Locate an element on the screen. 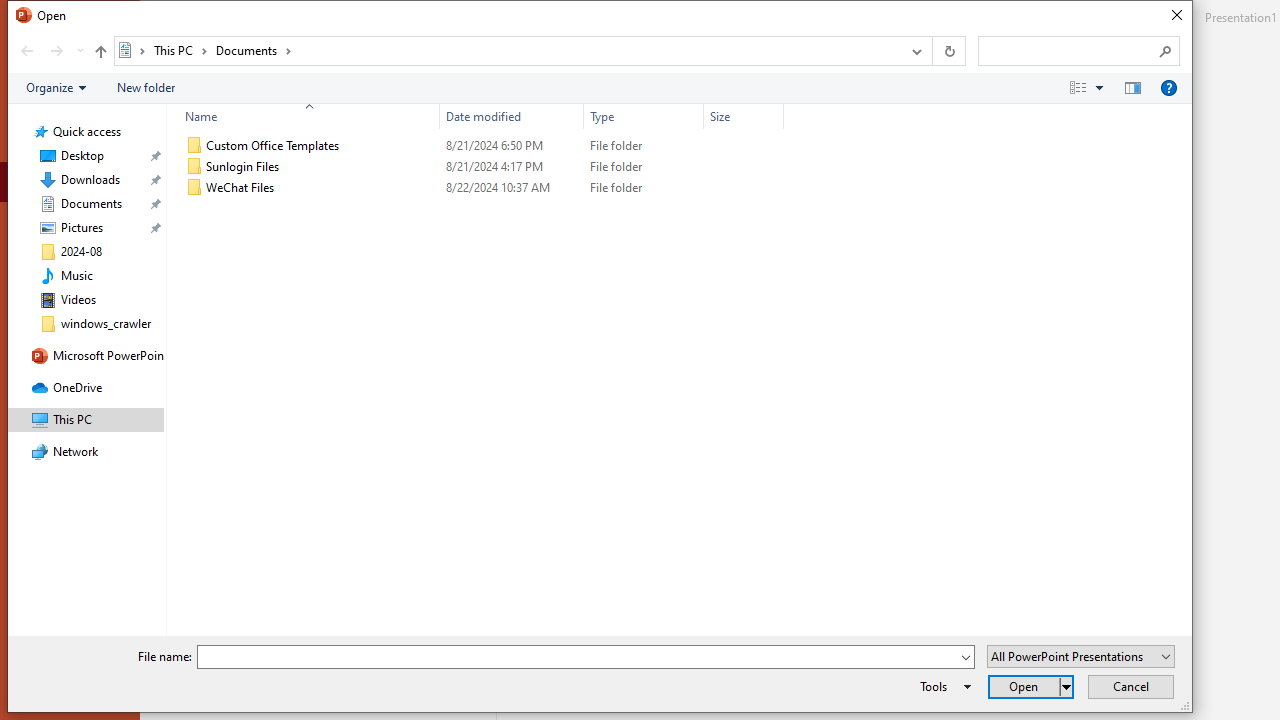 The width and height of the screenshot is (1280, 720). 'Custom Office Templates' is located at coordinates (480, 145).